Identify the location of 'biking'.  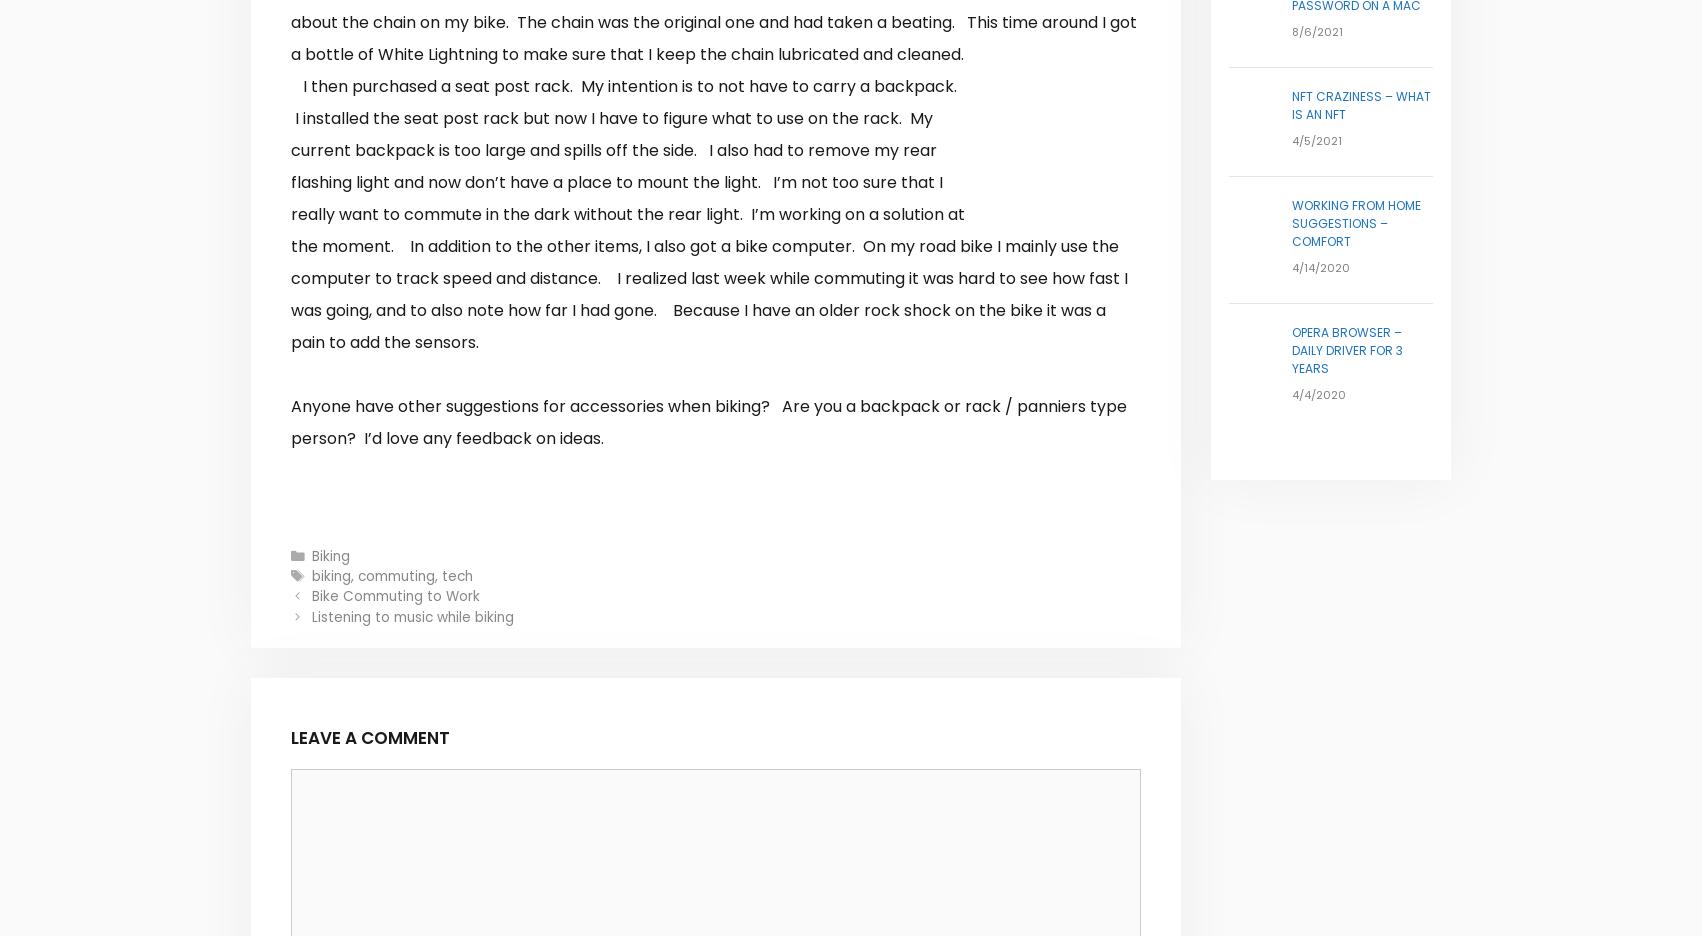
(331, 574).